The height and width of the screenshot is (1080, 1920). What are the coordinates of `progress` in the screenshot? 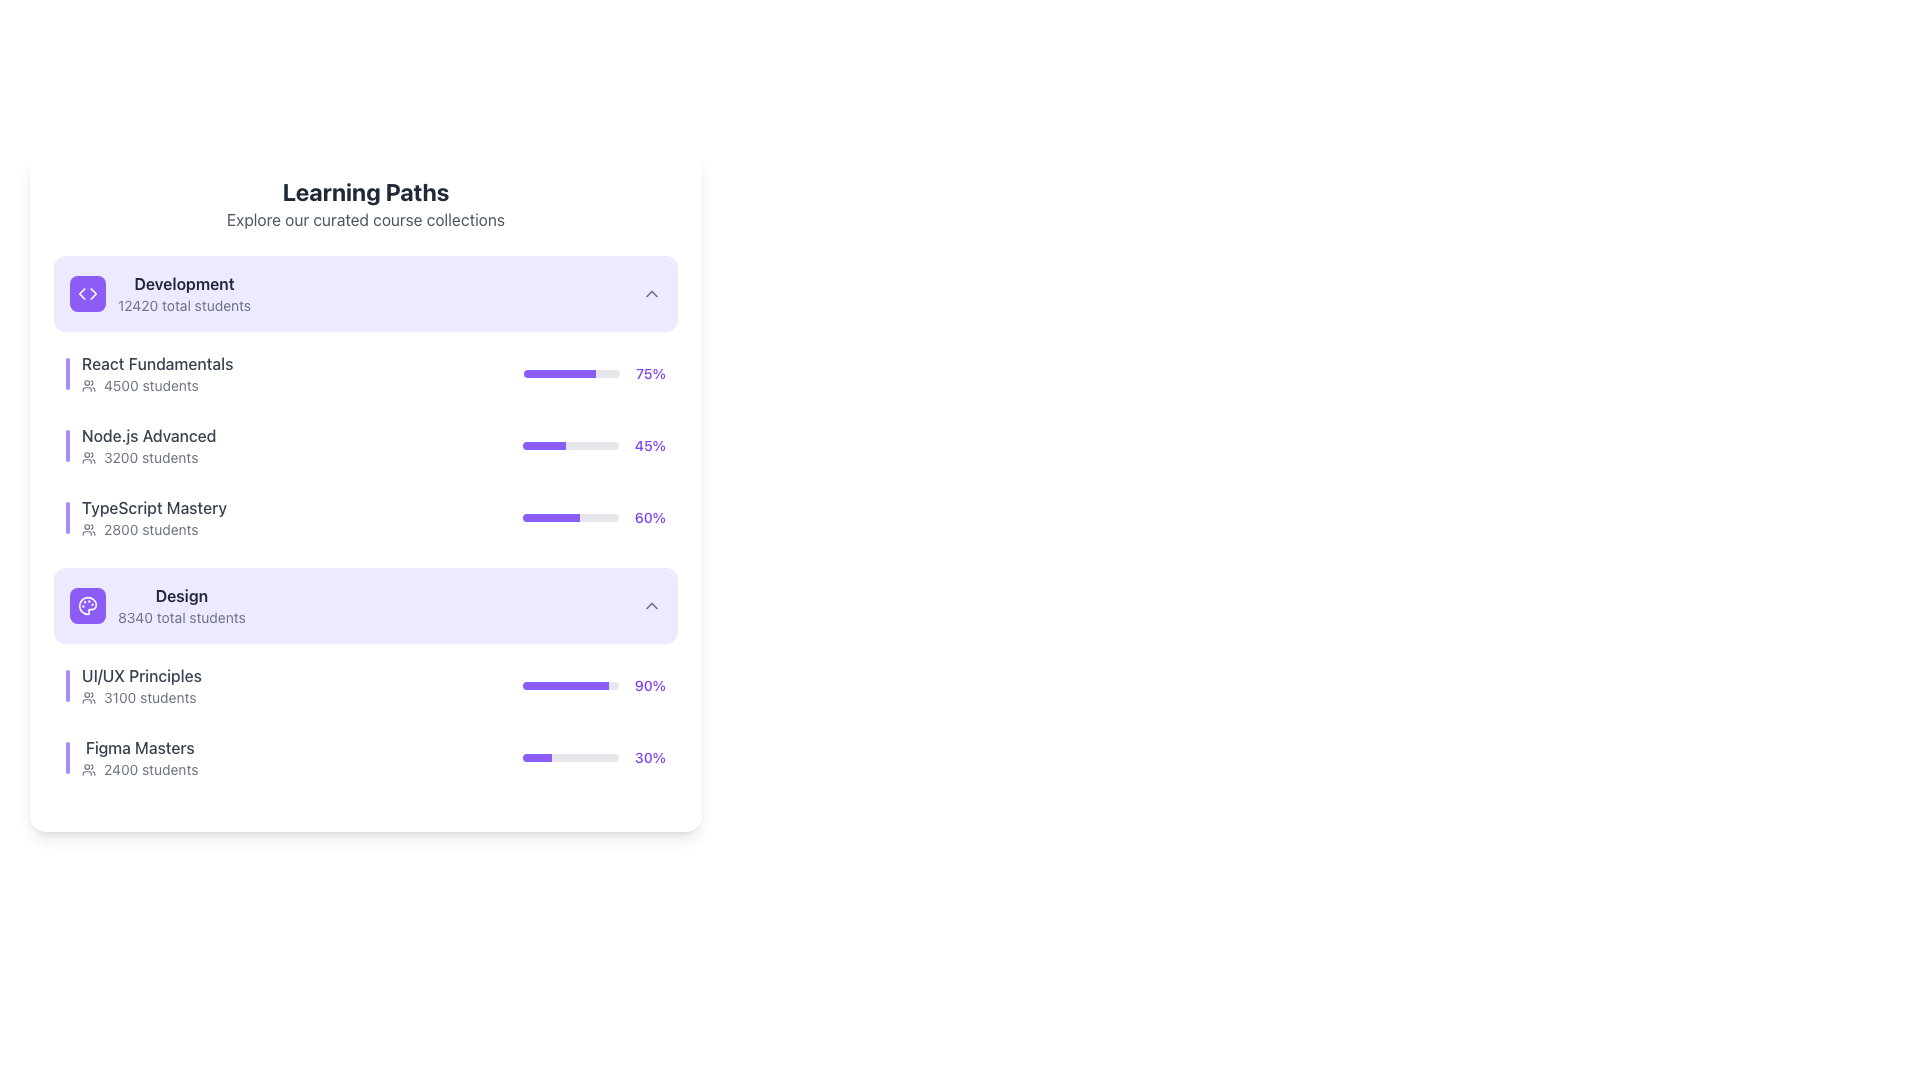 It's located at (563, 445).